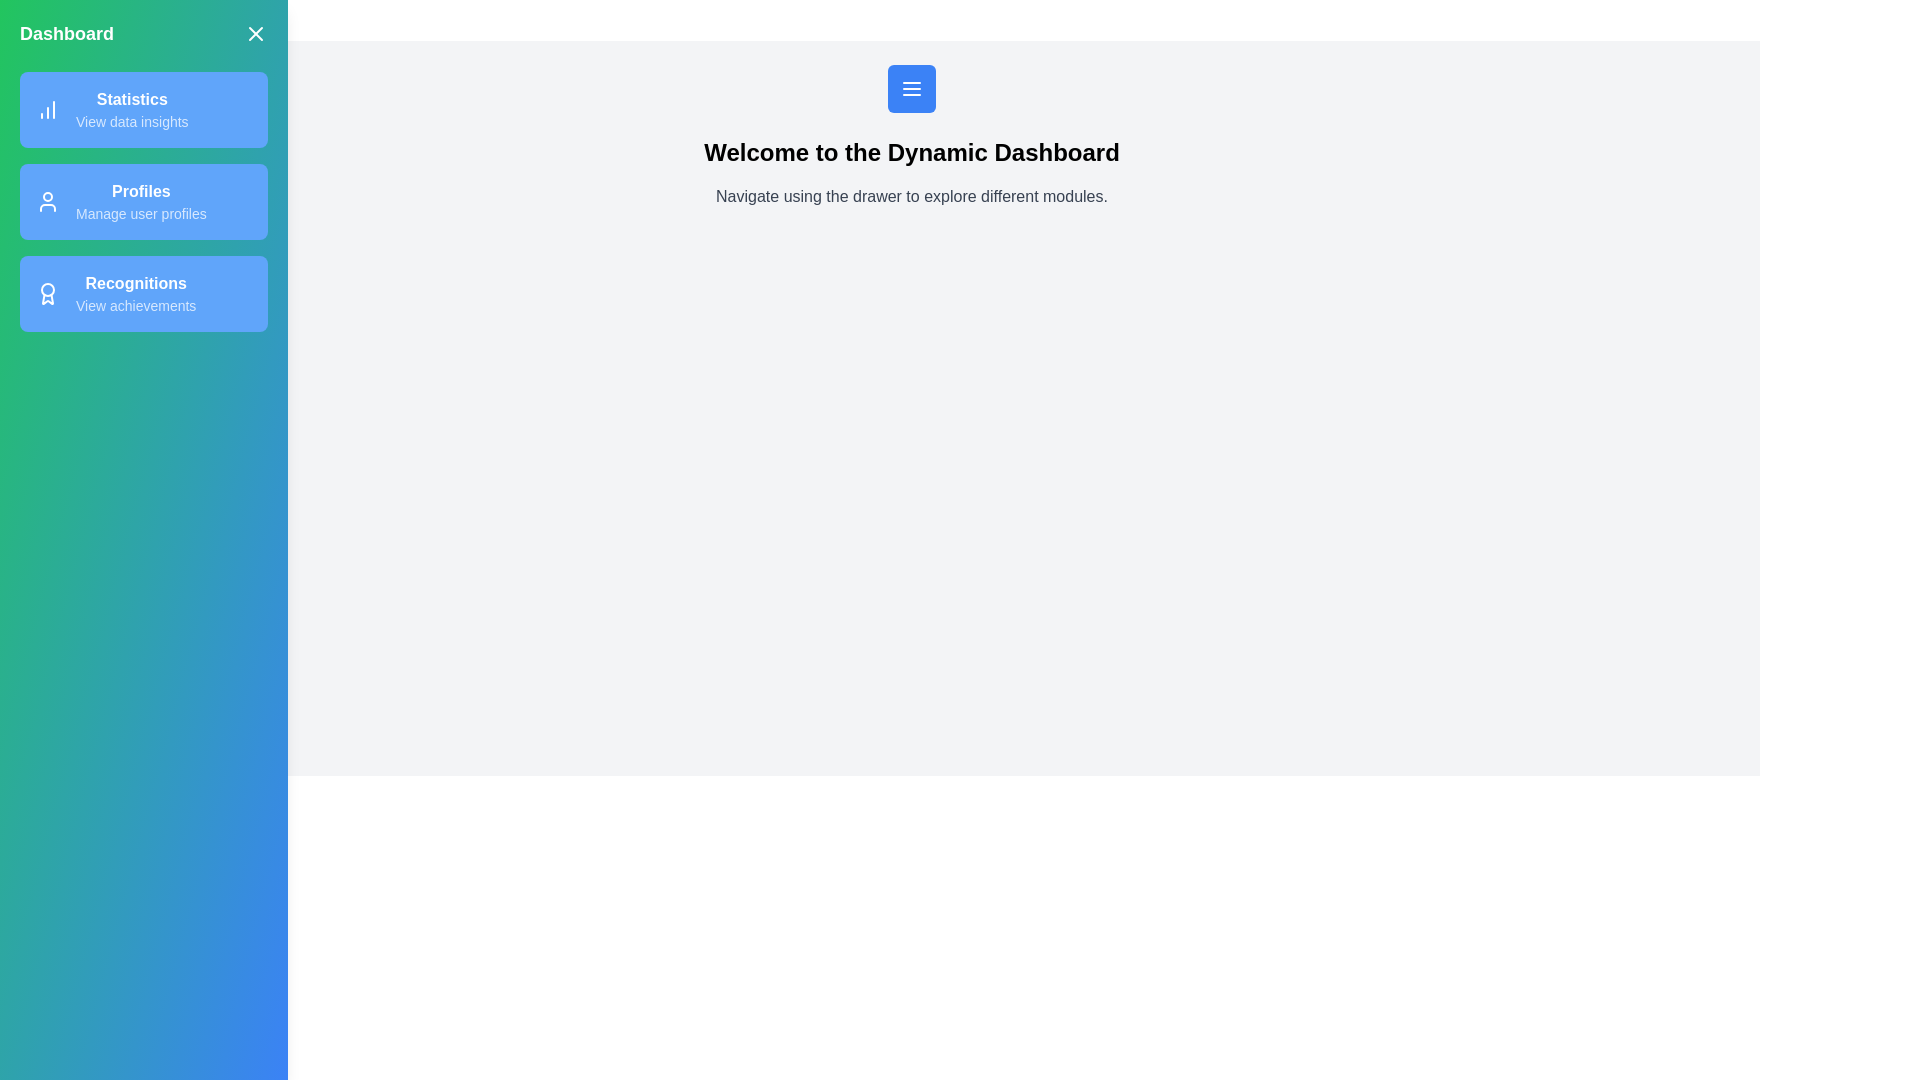 This screenshot has width=1920, height=1080. I want to click on menu button to open the drawer, so click(911, 87).